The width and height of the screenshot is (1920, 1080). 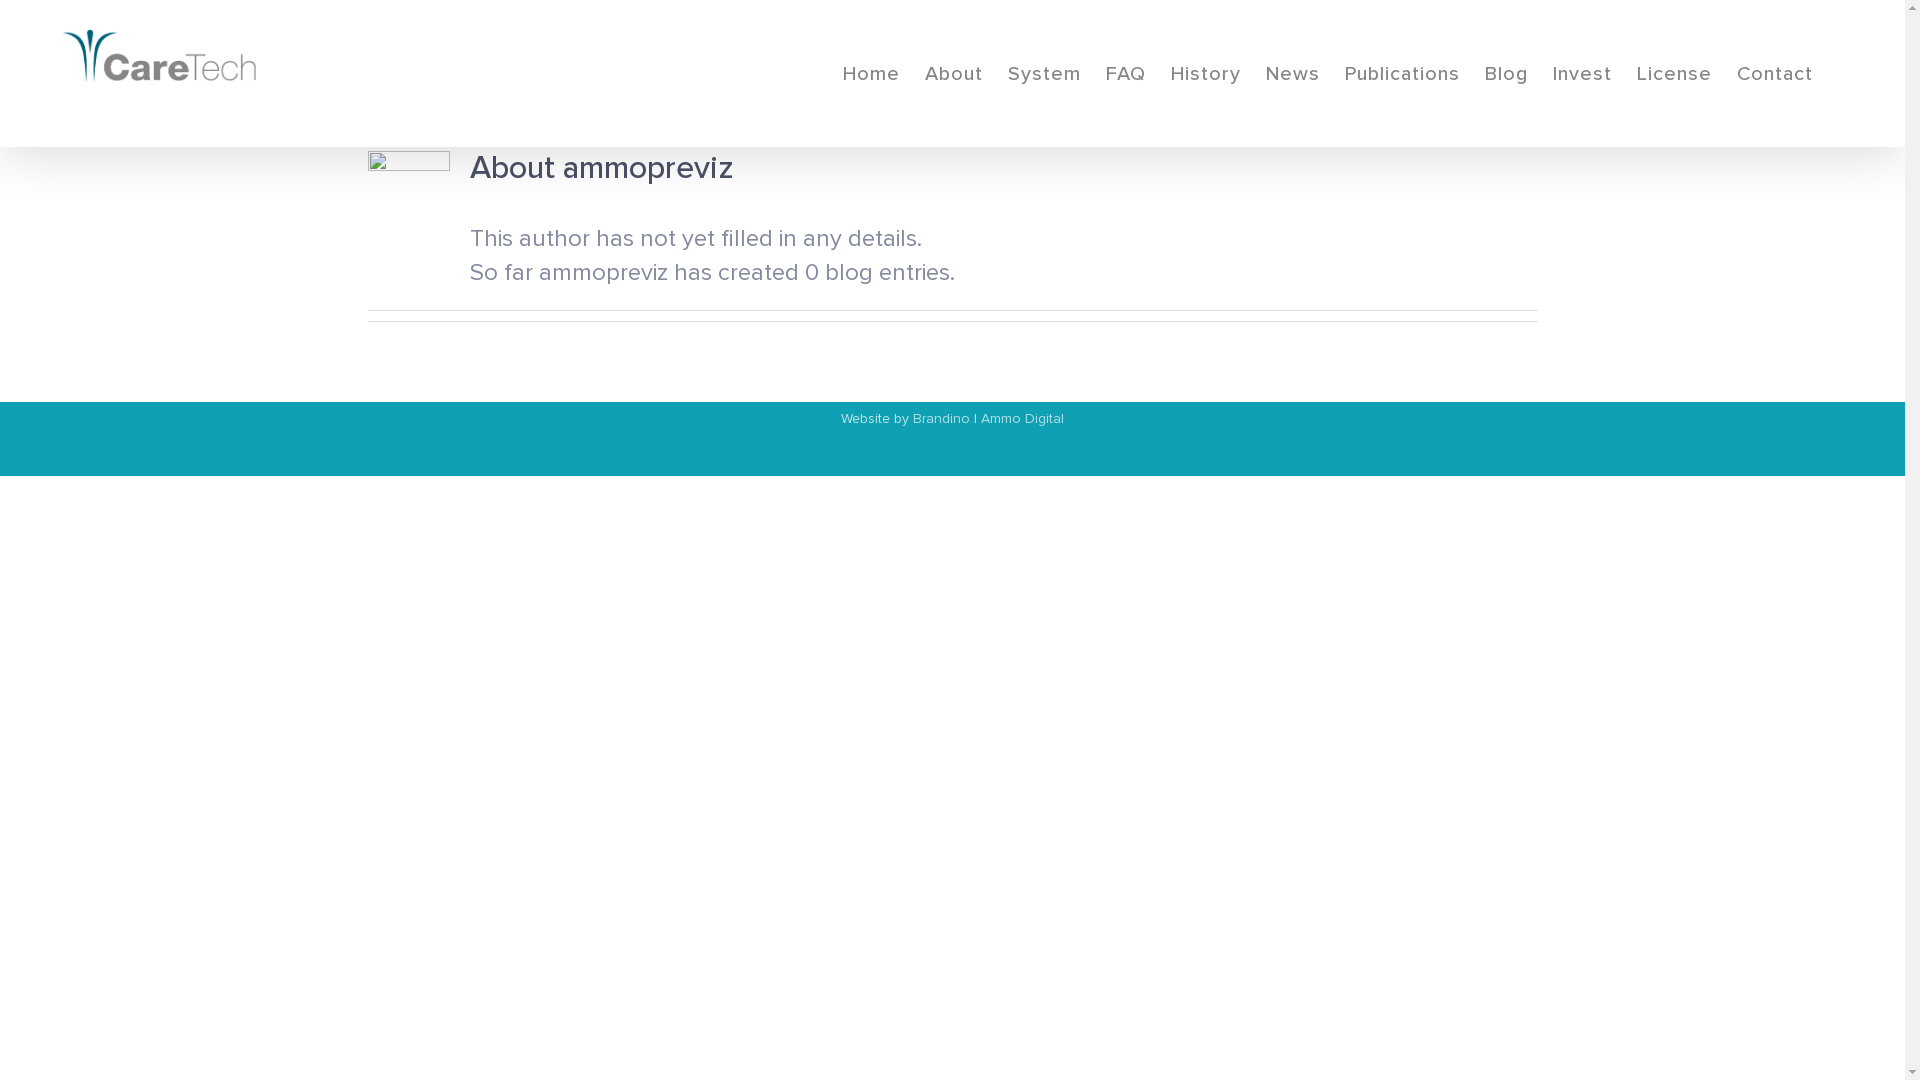 What do you see at coordinates (953, 72) in the screenshot?
I see `'About'` at bounding box center [953, 72].